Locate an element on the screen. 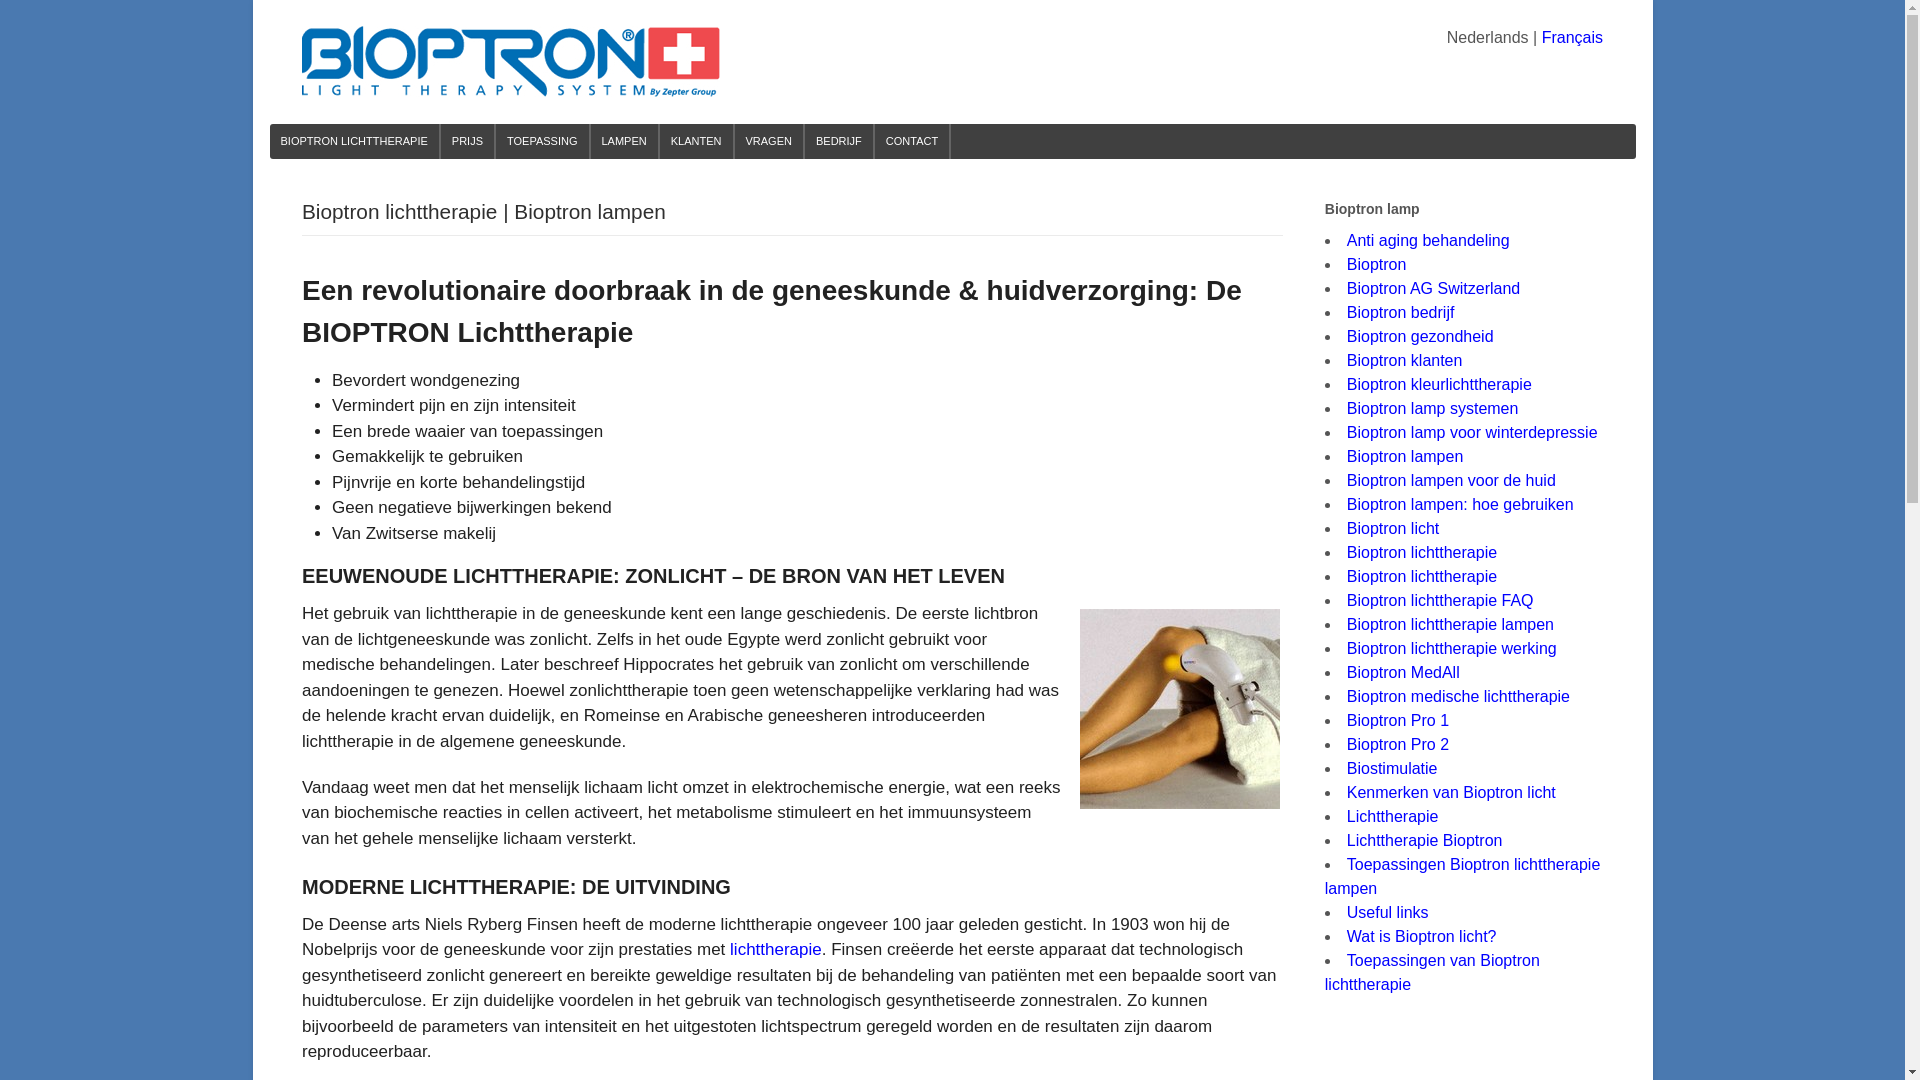 The height and width of the screenshot is (1080, 1920). 'PRIJS' is located at coordinates (466, 140).